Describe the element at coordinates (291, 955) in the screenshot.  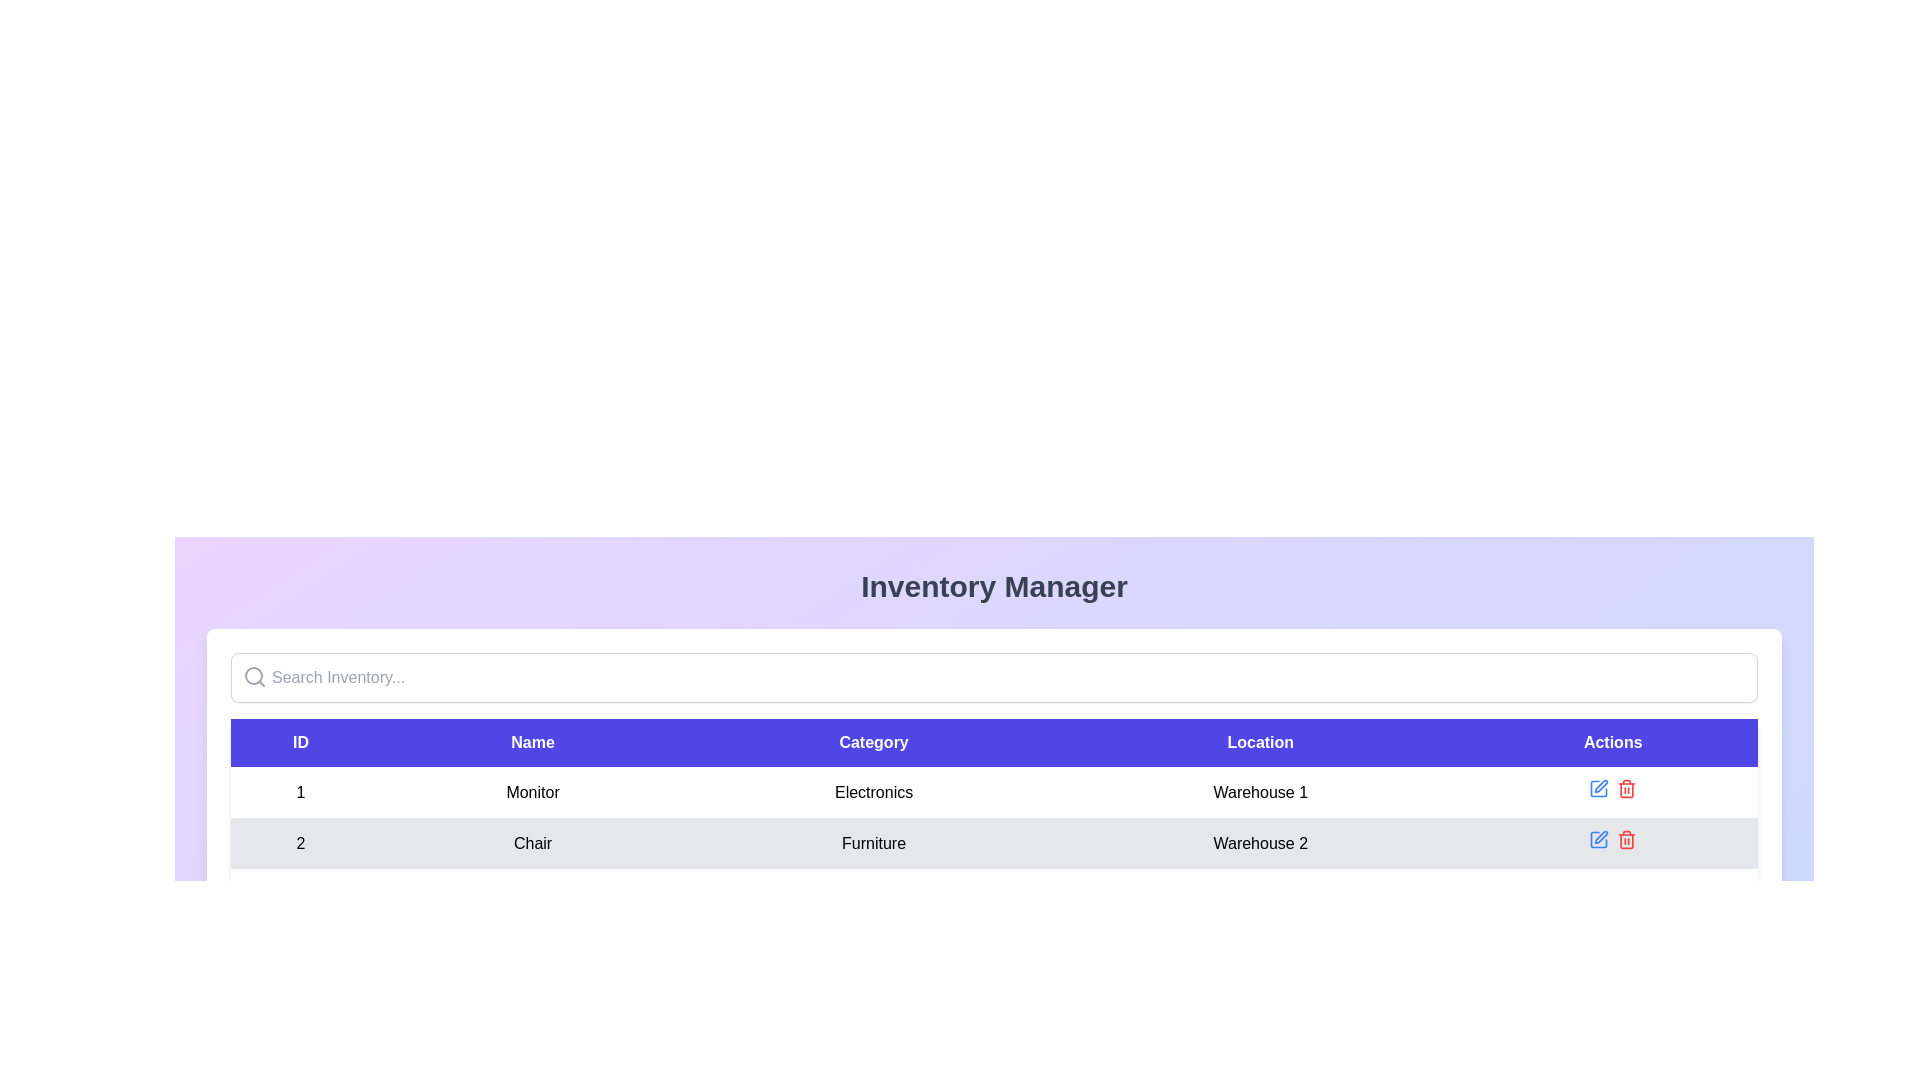
I see `the green 'Add Item' button with rounded corners located at the bottom left of the interface below the 'Inventory Manager' table to change its color to a slightly darker shade of green` at that location.